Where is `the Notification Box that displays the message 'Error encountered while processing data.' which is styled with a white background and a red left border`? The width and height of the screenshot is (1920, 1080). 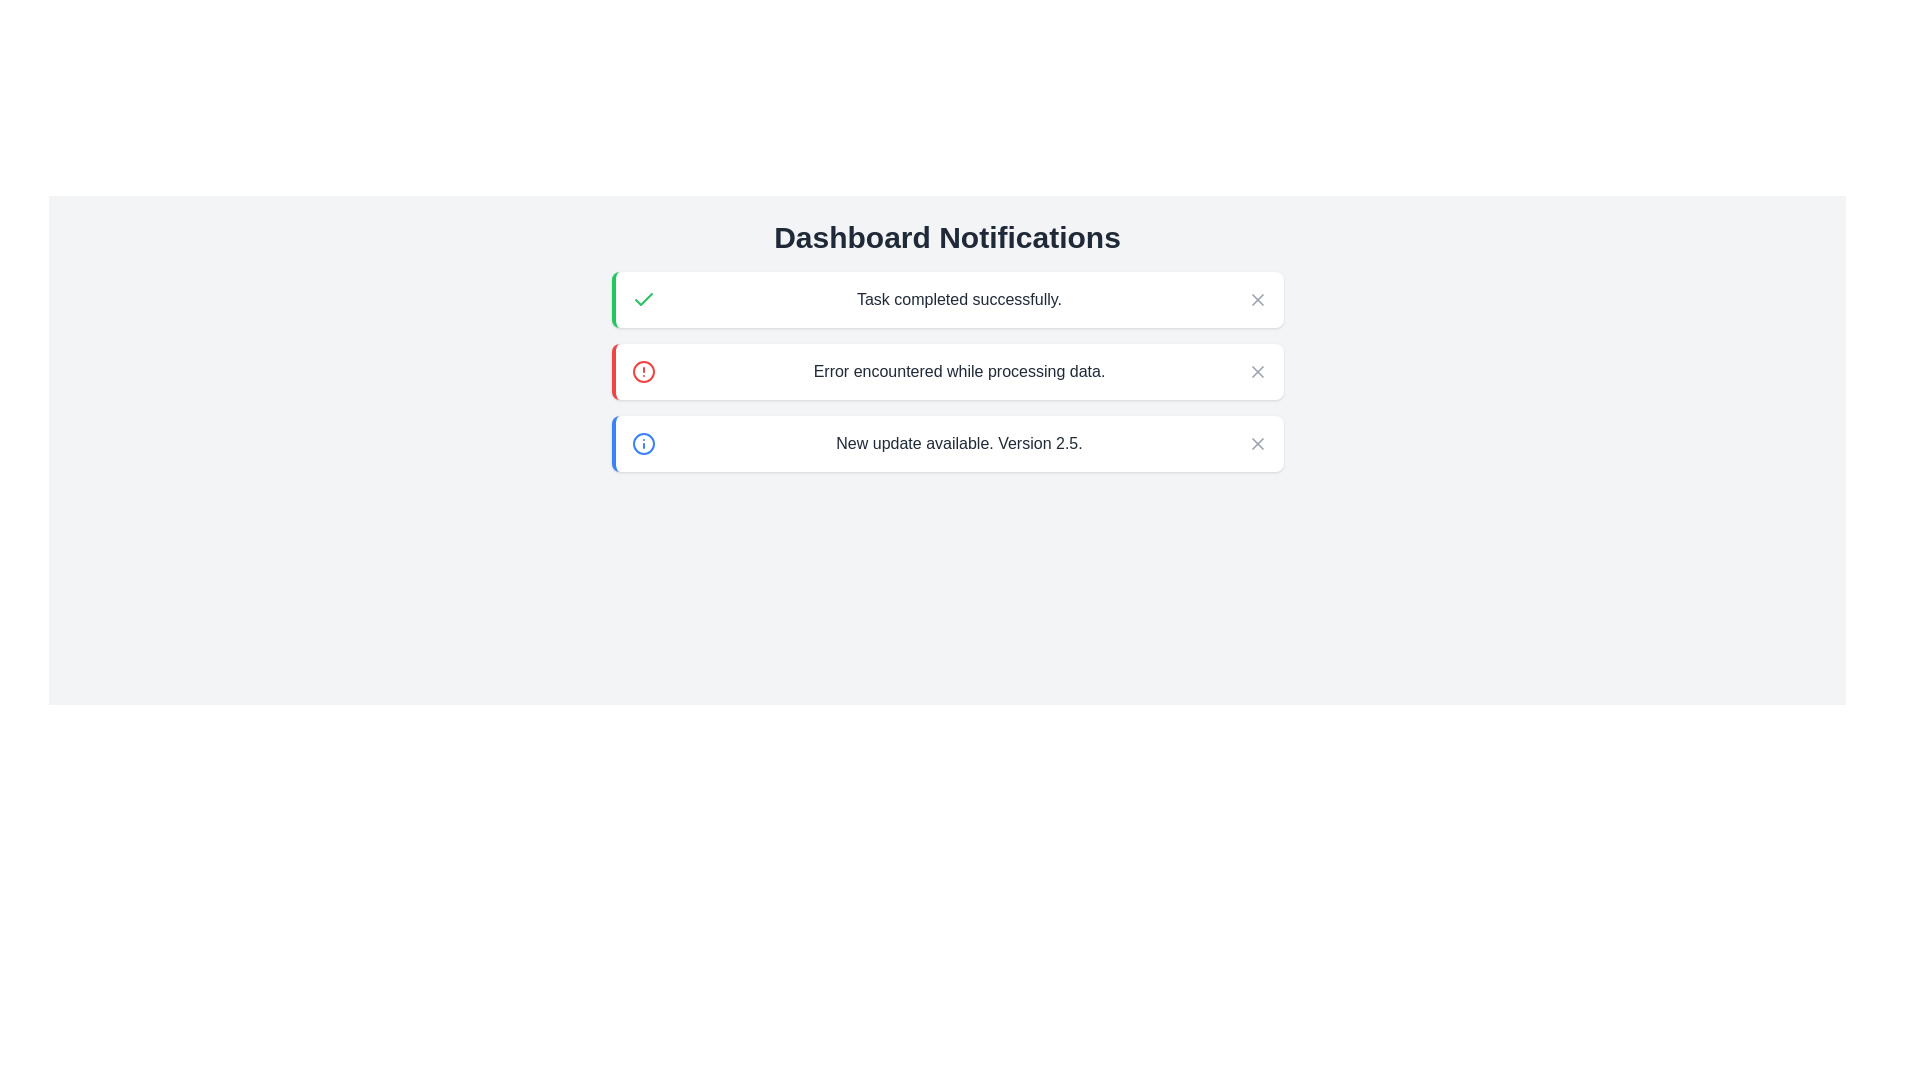 the Notification Box that displays the message 'Error encountered while processing data.' which is styled with a white background and a red left border is located at coordinates (946, 371).